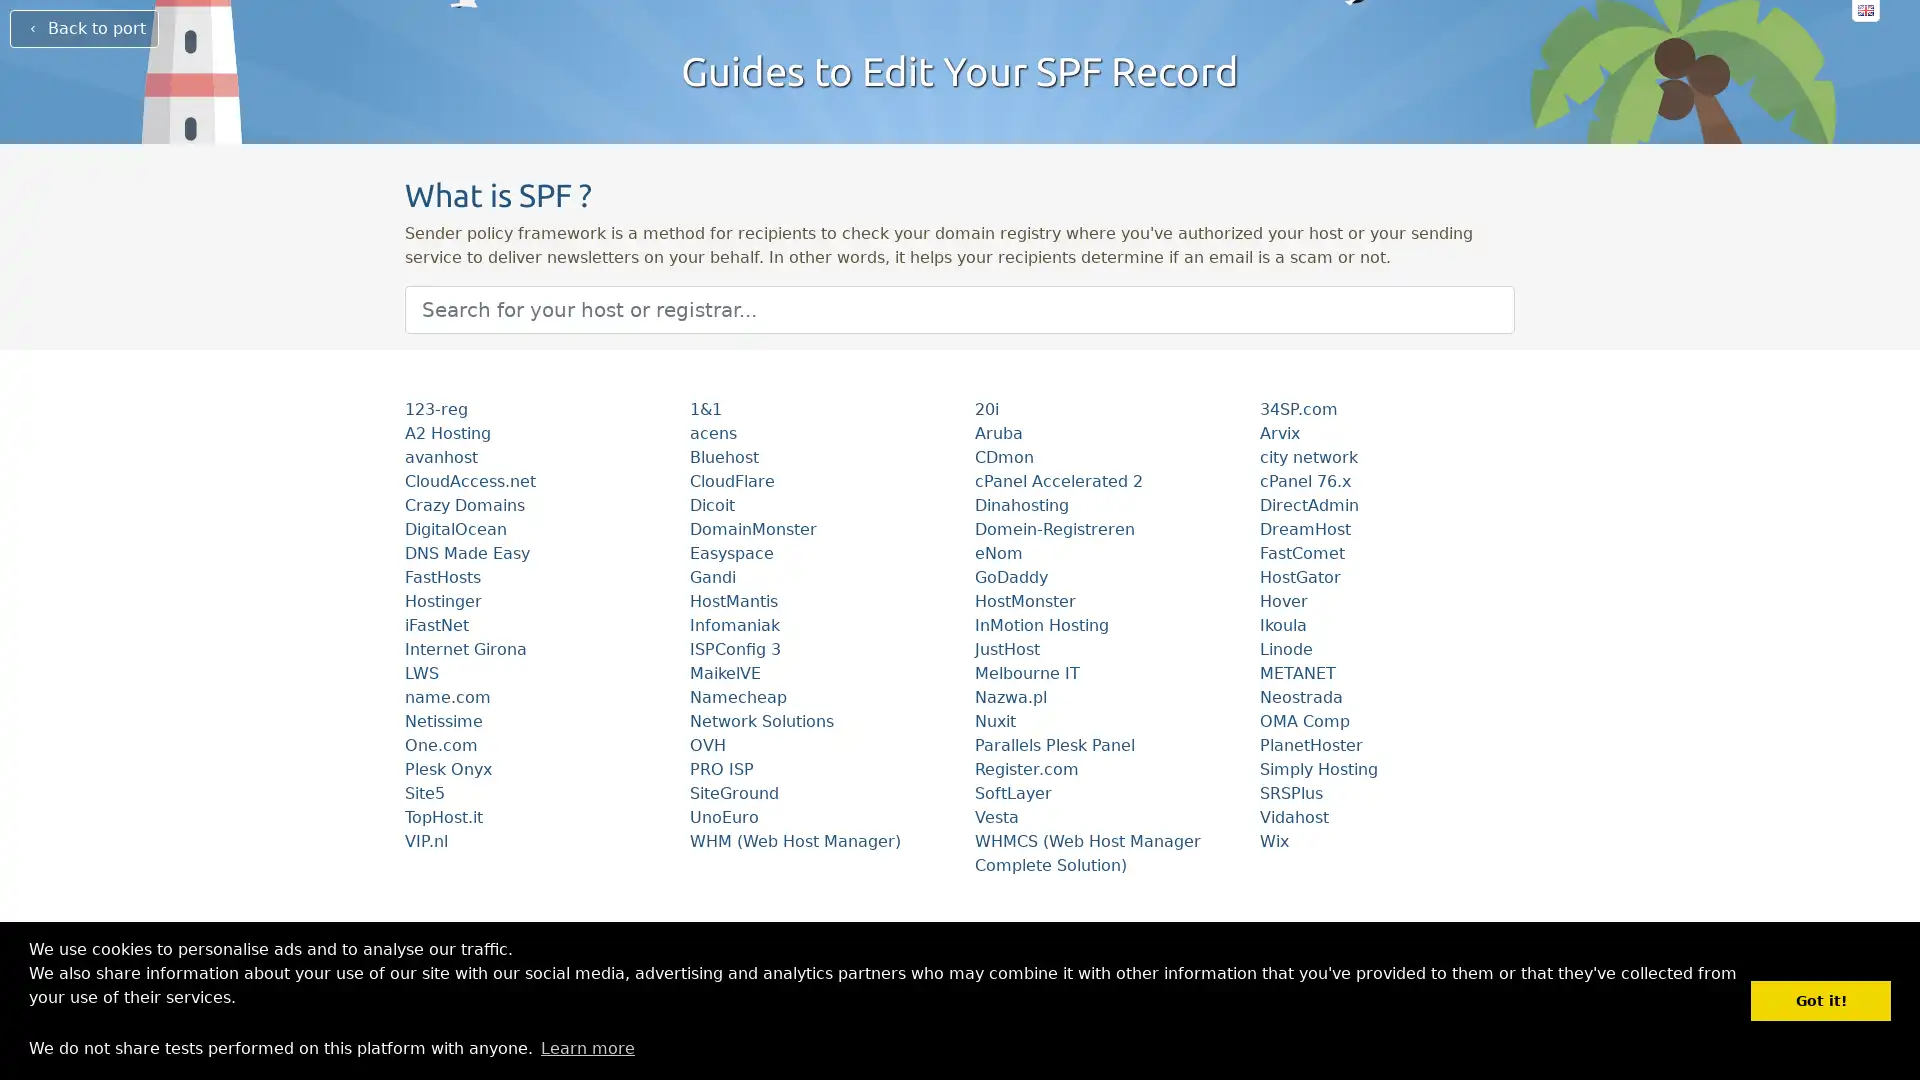 The width and height of the screenshot is (1920, 1080). Describe the element at coordinates (1820, 1000) in the screenshot. I see `dismiss cookie message` at that location.